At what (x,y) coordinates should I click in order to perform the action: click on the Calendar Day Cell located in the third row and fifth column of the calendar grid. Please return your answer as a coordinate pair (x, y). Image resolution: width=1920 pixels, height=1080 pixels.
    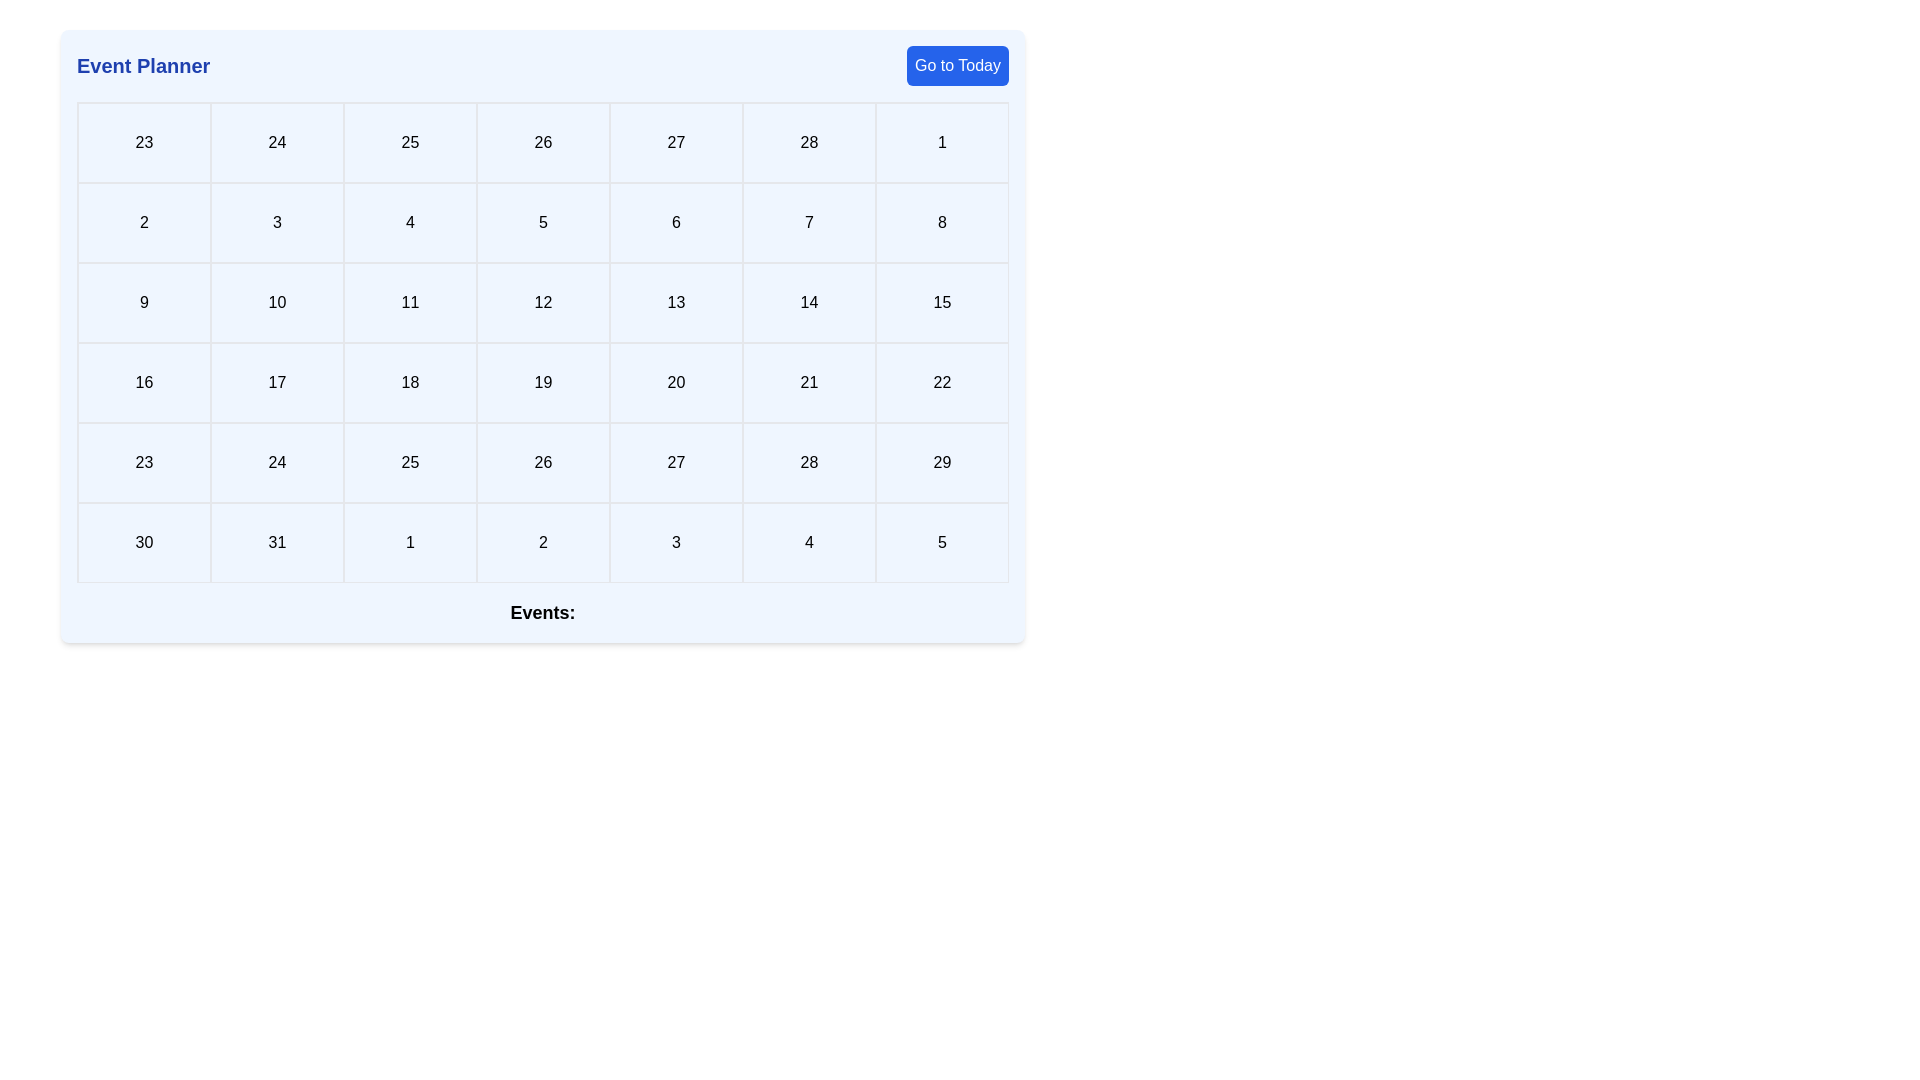
    Looking at the image, I should click on (543, 303).